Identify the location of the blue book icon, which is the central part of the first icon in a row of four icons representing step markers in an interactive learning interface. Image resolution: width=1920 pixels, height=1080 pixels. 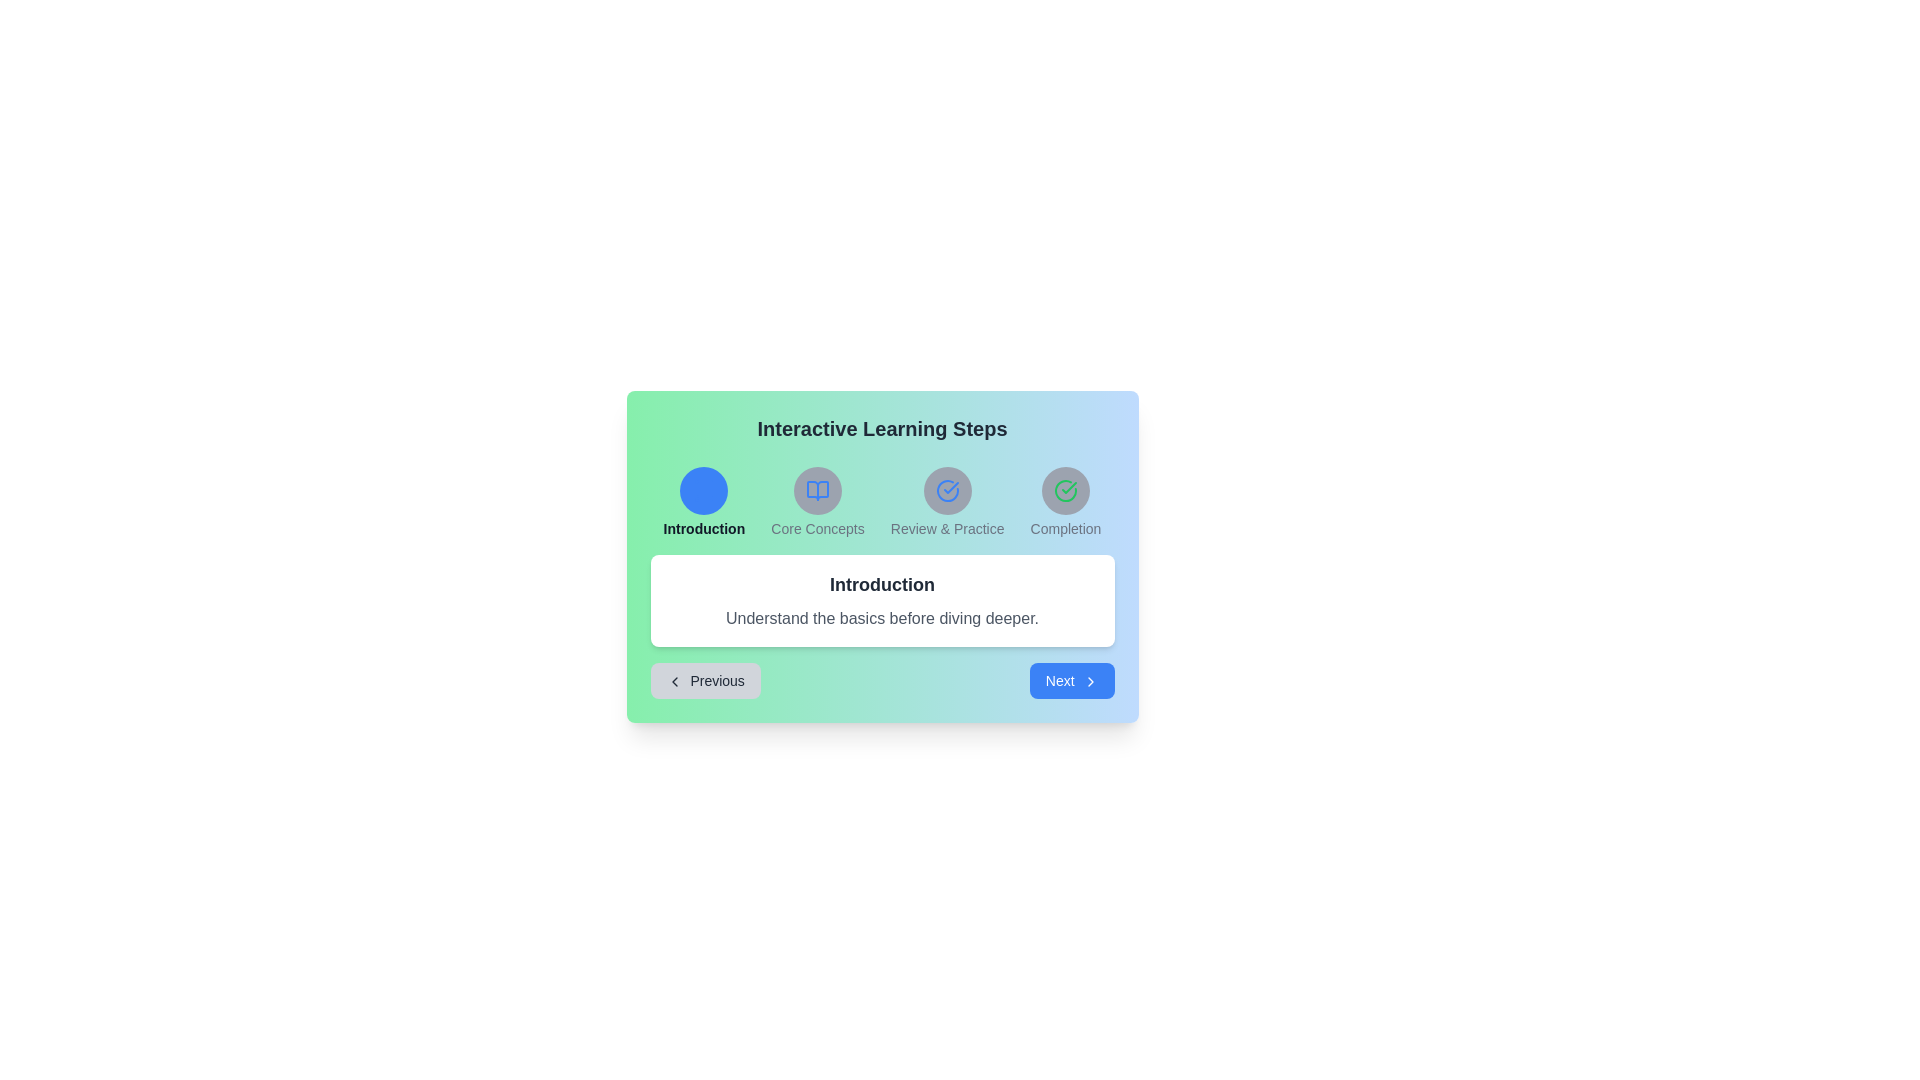
(704, 490).